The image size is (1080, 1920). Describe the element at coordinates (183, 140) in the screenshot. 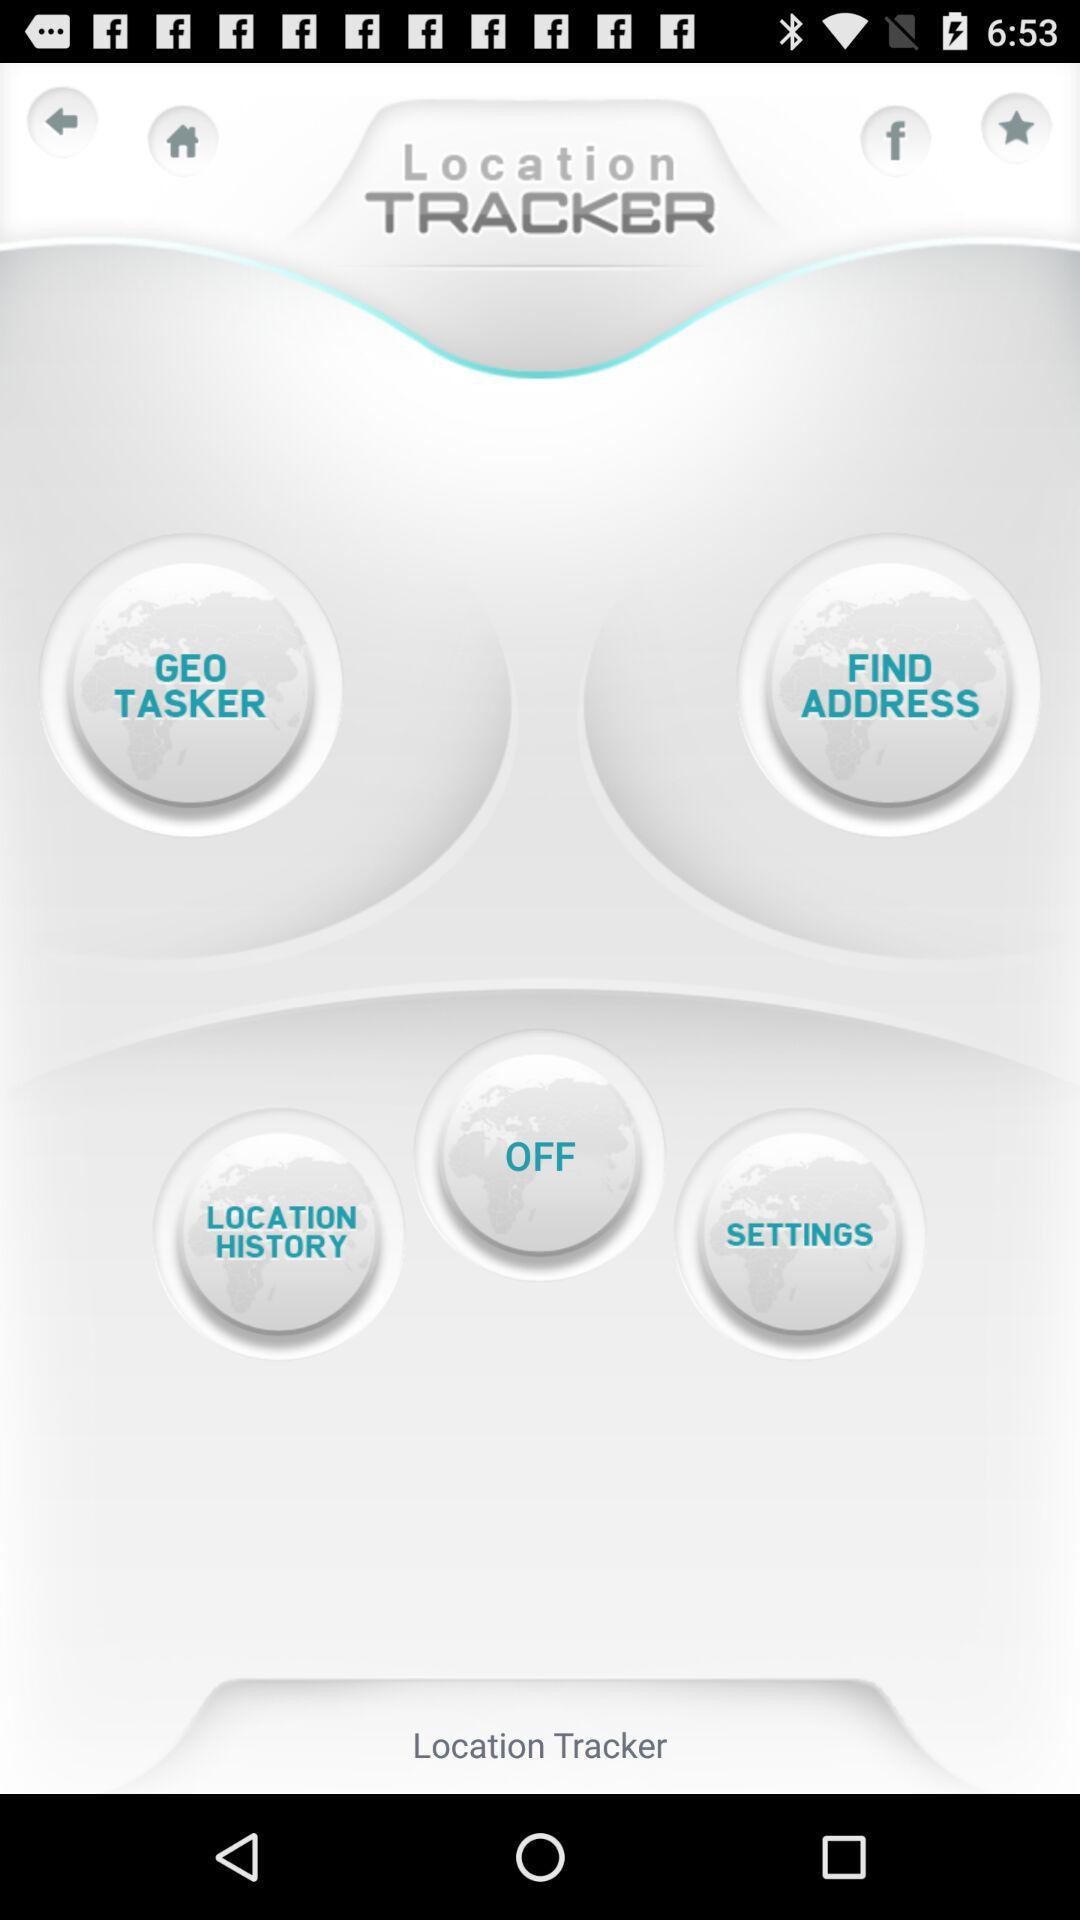

I see `home menu` at that location.